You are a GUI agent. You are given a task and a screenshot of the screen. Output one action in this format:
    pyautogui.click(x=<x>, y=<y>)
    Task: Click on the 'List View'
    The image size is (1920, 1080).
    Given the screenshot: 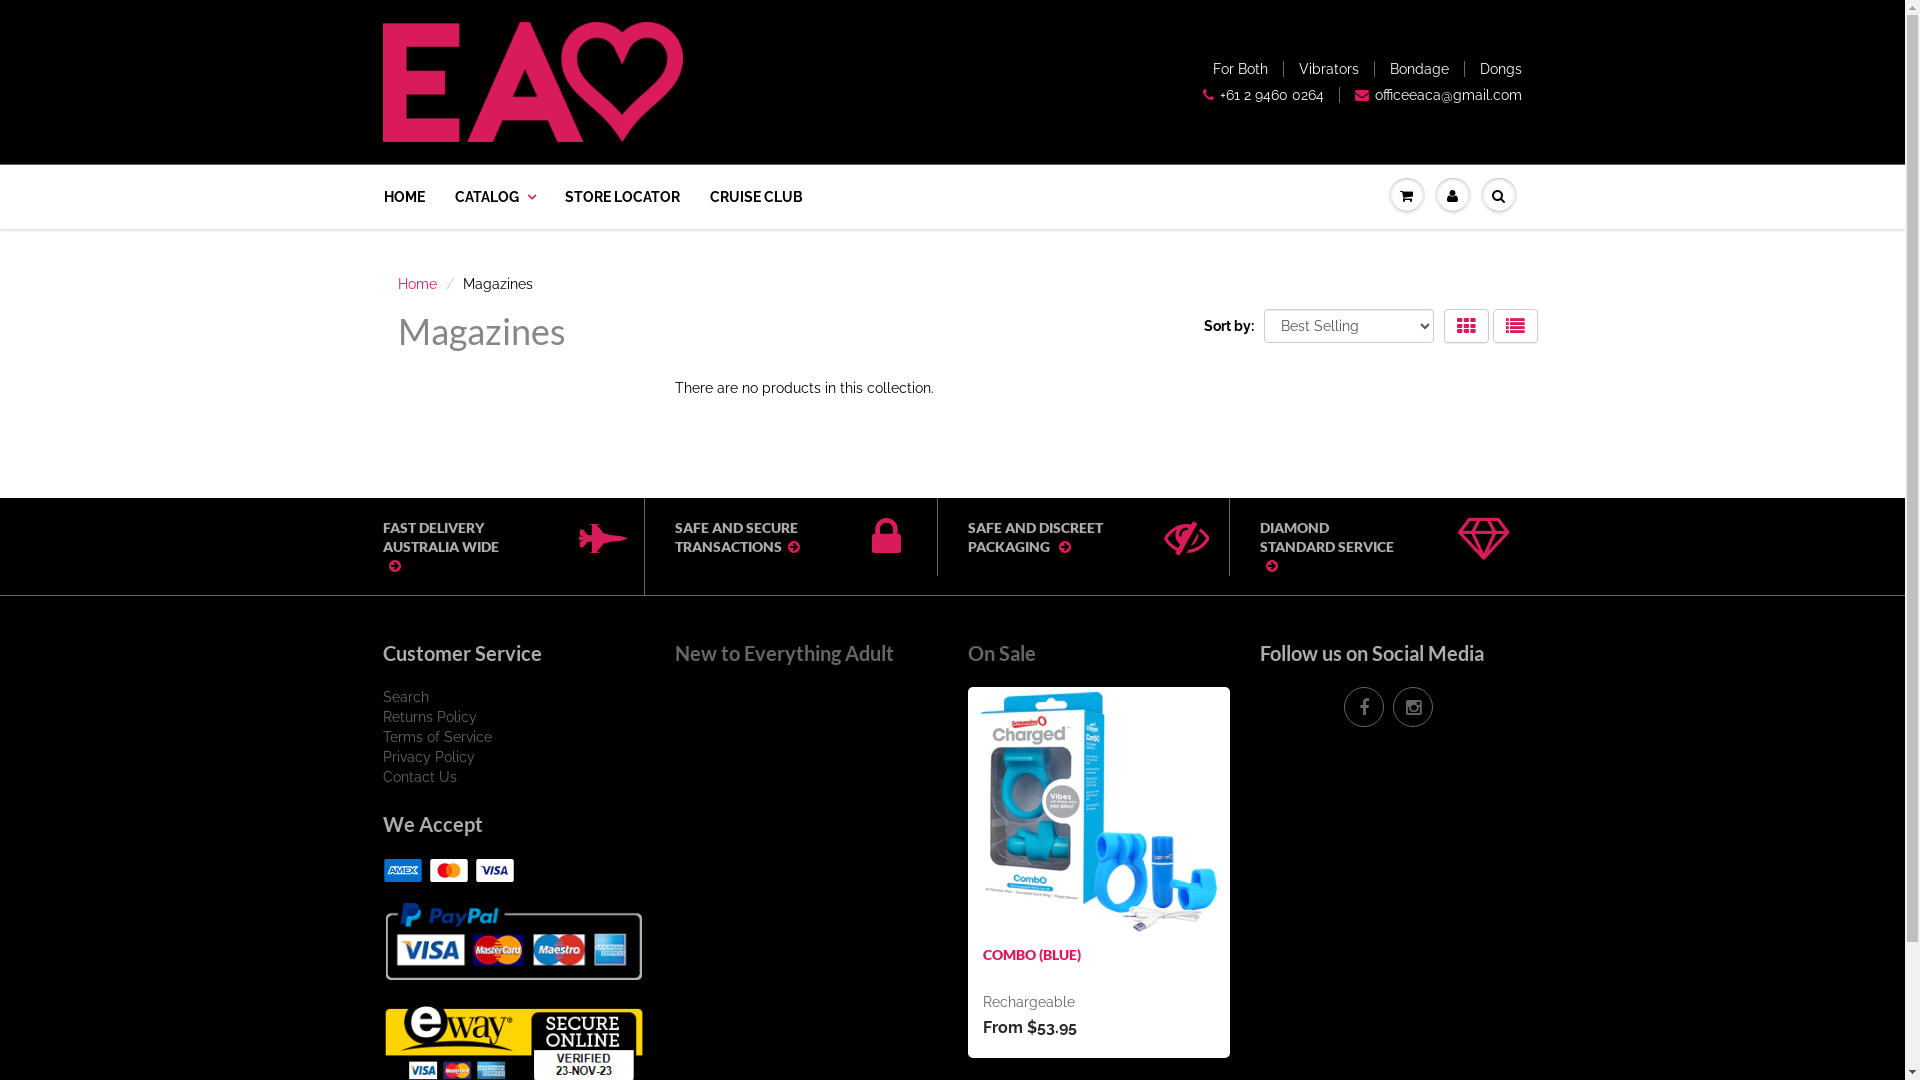 What is the action you would take?
    pyautogui.click(x=1492, y=325)
    